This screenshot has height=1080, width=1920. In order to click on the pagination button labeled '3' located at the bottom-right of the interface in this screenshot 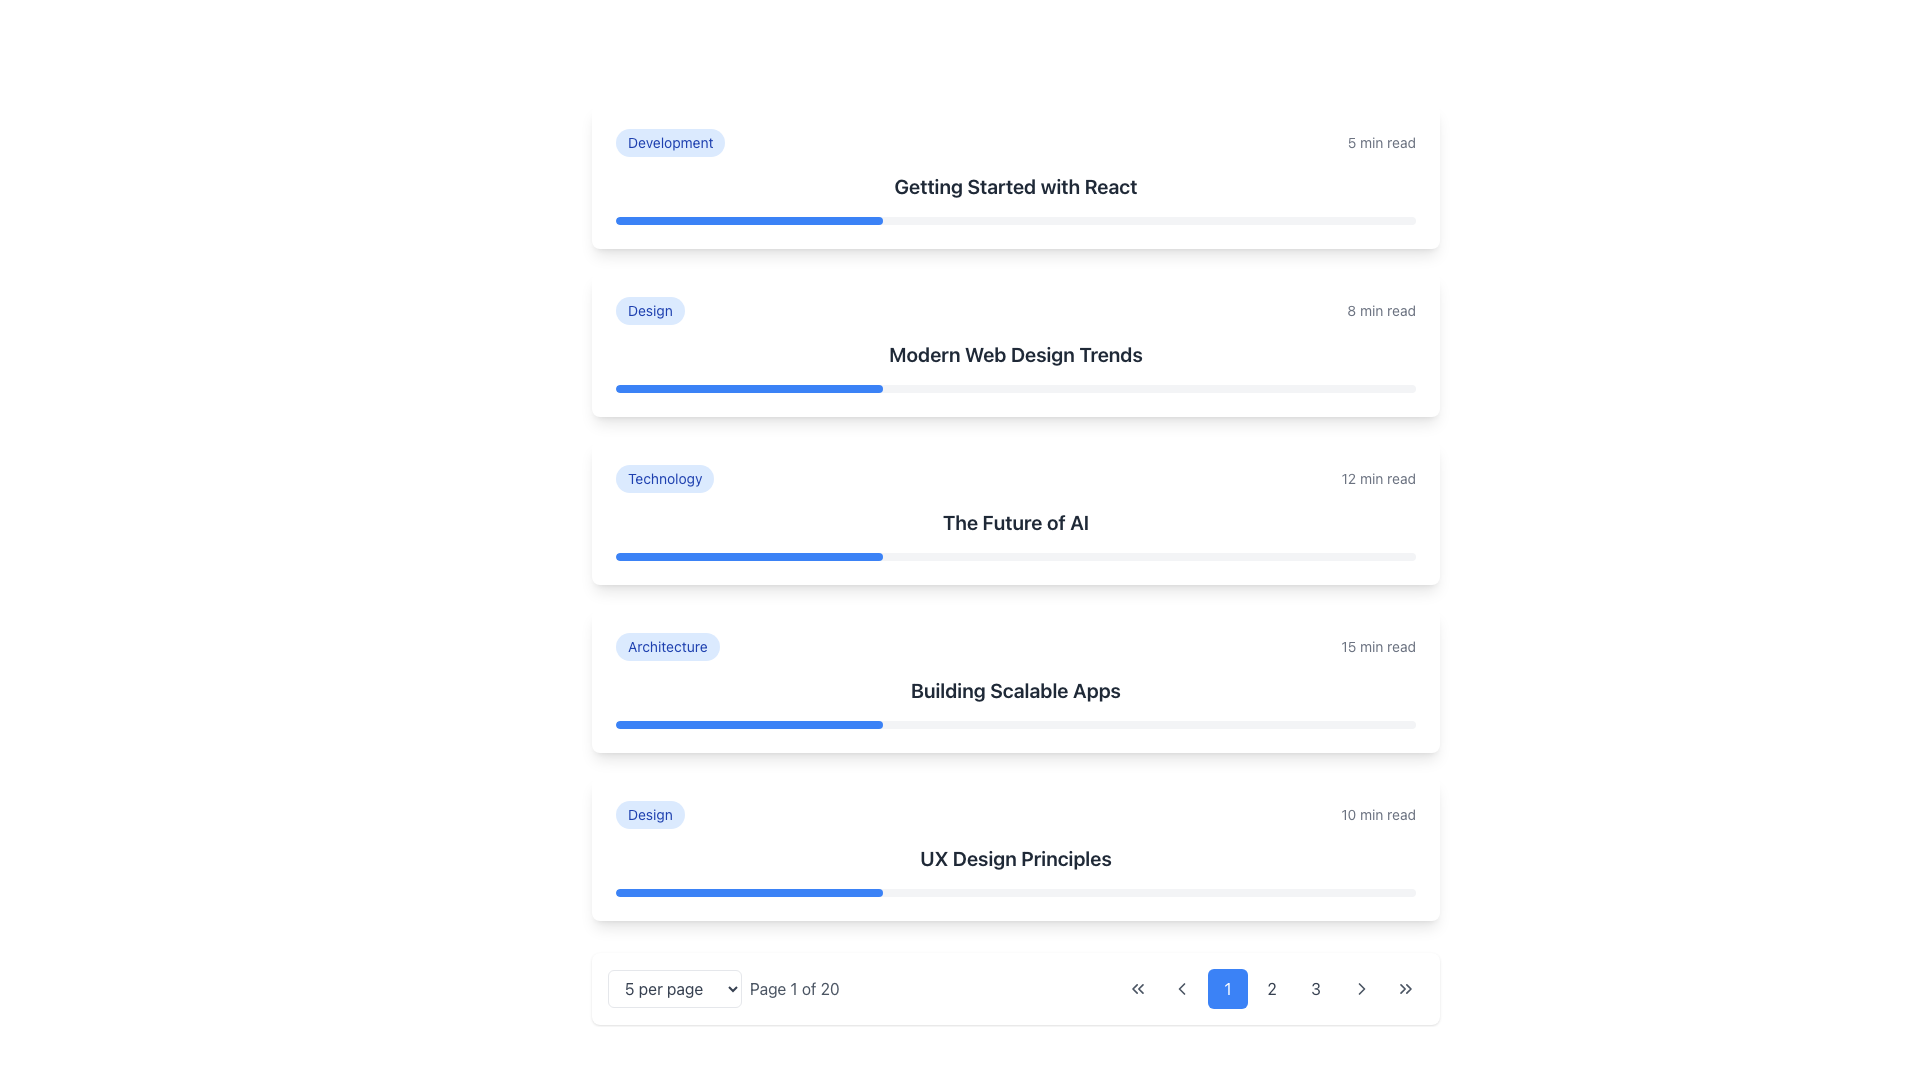, I will do `click(1315, 987)`.